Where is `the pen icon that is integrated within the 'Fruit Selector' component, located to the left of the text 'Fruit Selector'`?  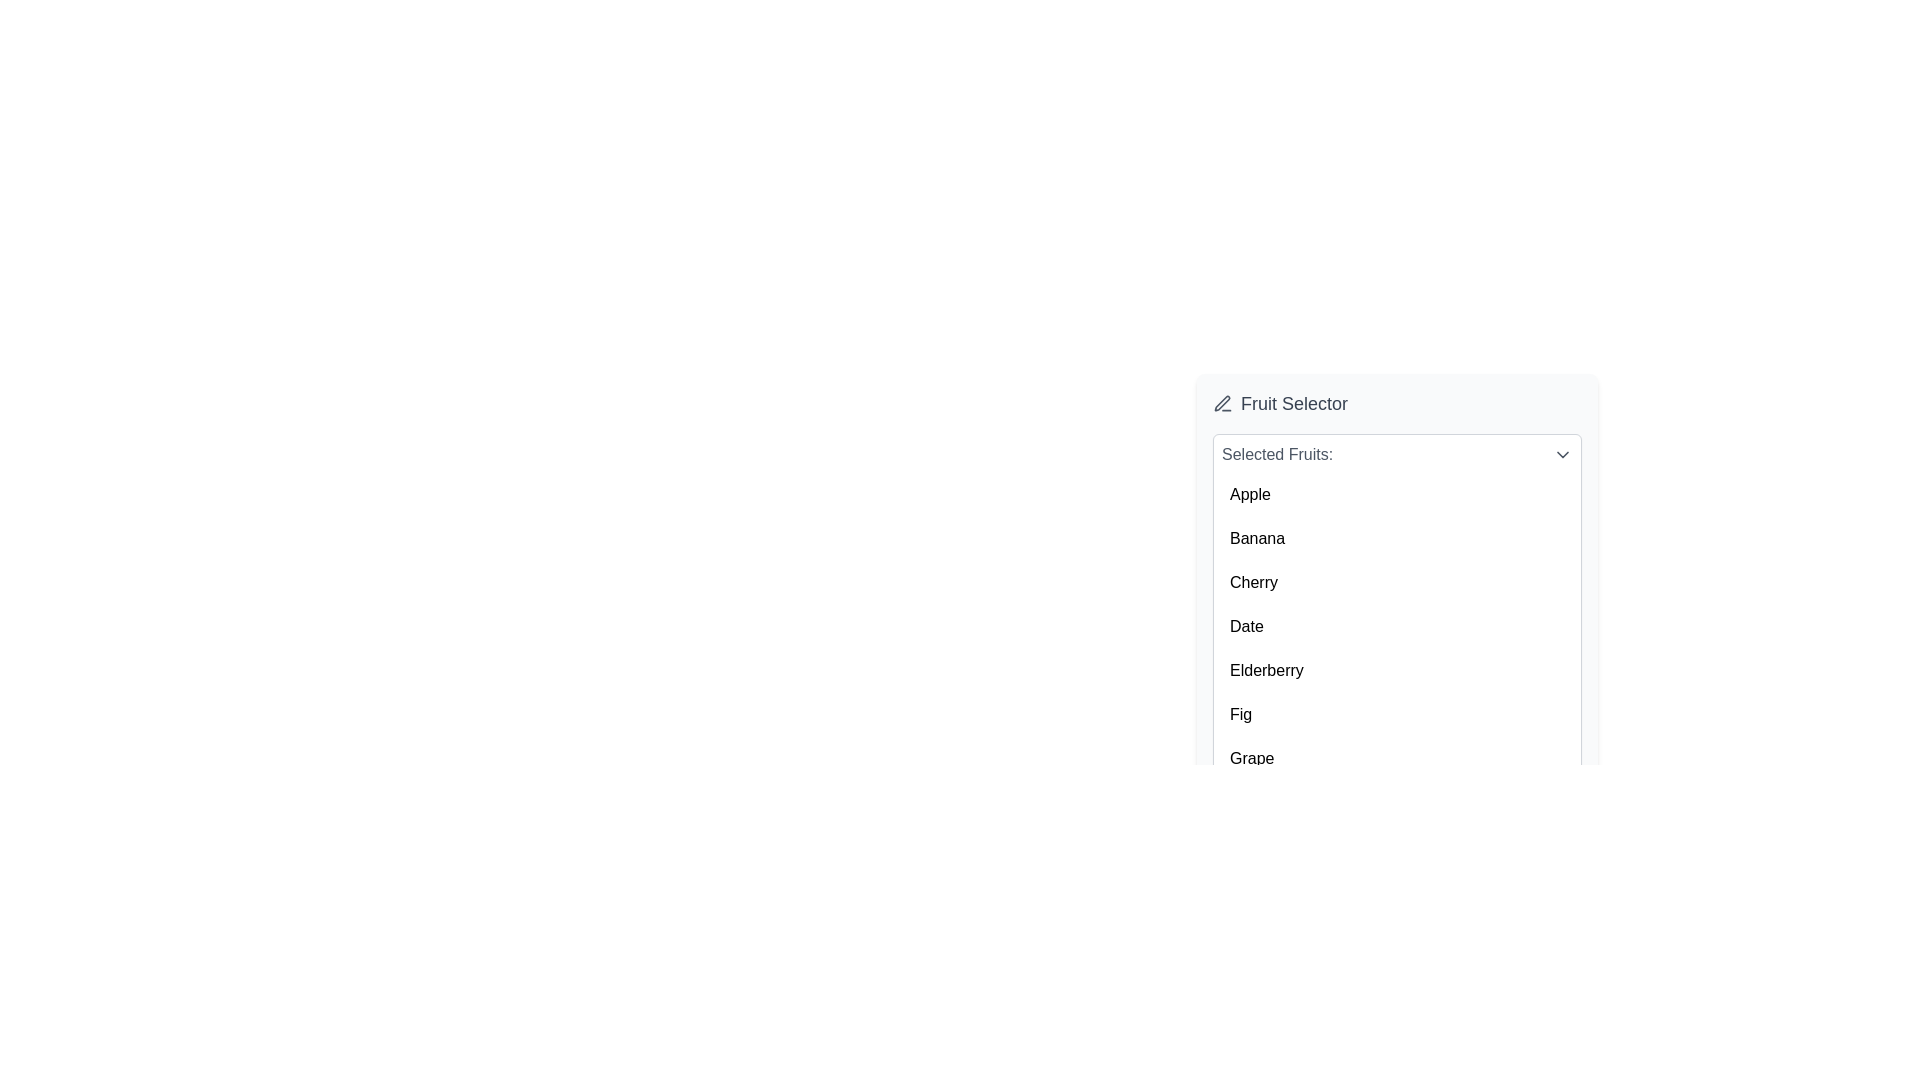
the pen icon that is integrated within the 'Fruit Selector' component, located to the left of the text 'Fruit Selector' is located at coordinates (1222, 404).